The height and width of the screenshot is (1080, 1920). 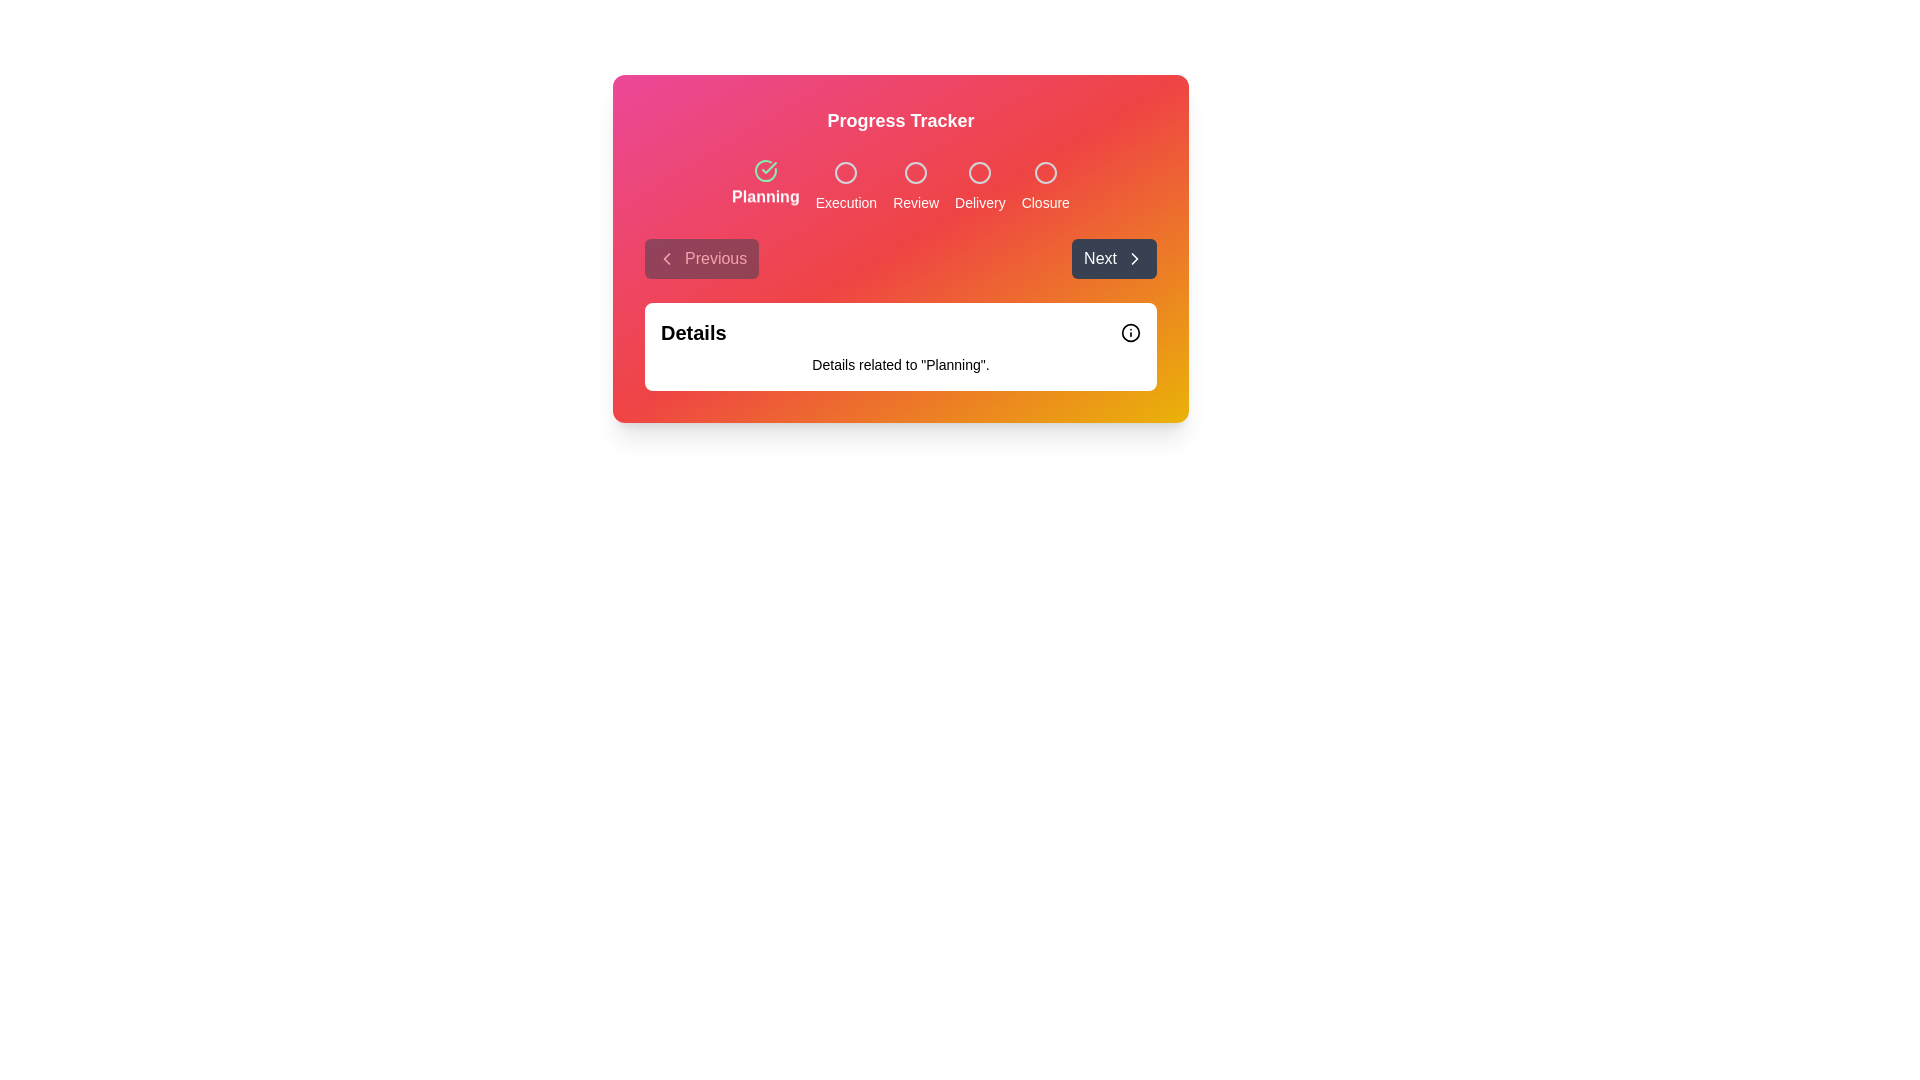 What do you see at coordinates (1044, 203) in the screenshot?
I see `the 'Closure' label, which is a small gray text component located at the last step of a progress tracker interface, positioned below the current step circle icon` at bounding box center [1044, 203].